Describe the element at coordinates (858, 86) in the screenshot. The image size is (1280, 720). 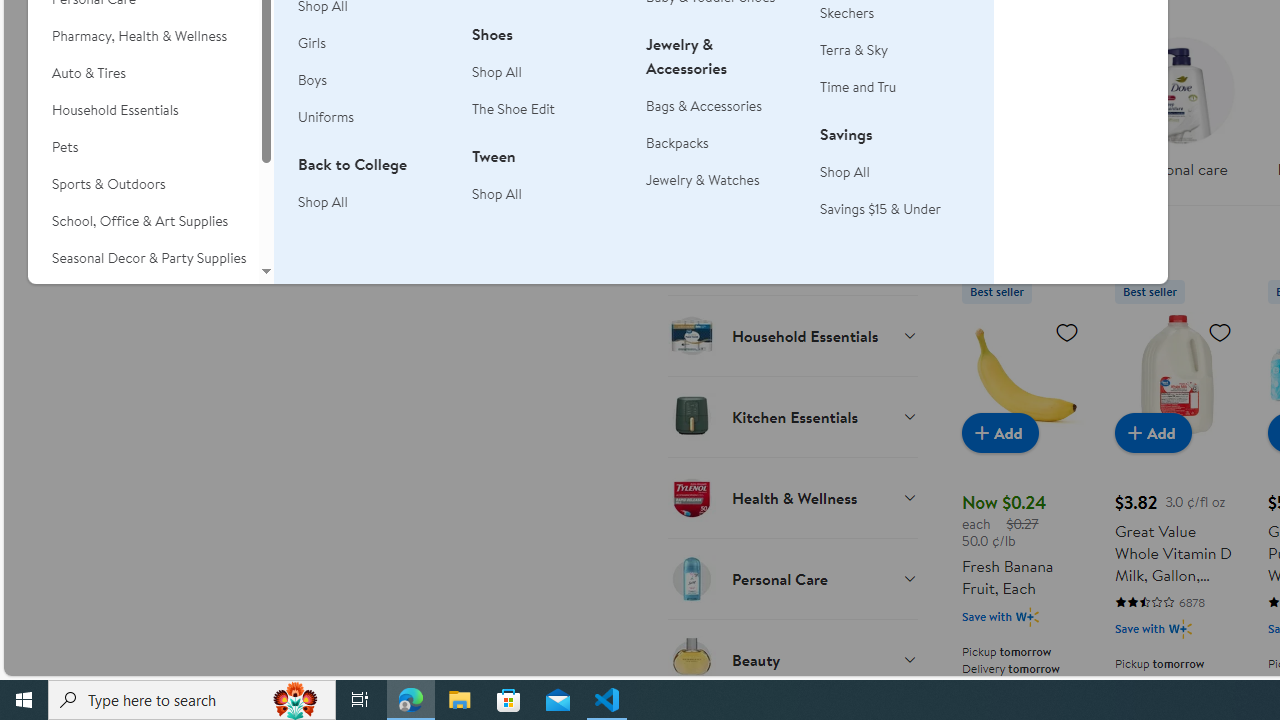
I see `'Time and Tru'` at that location.